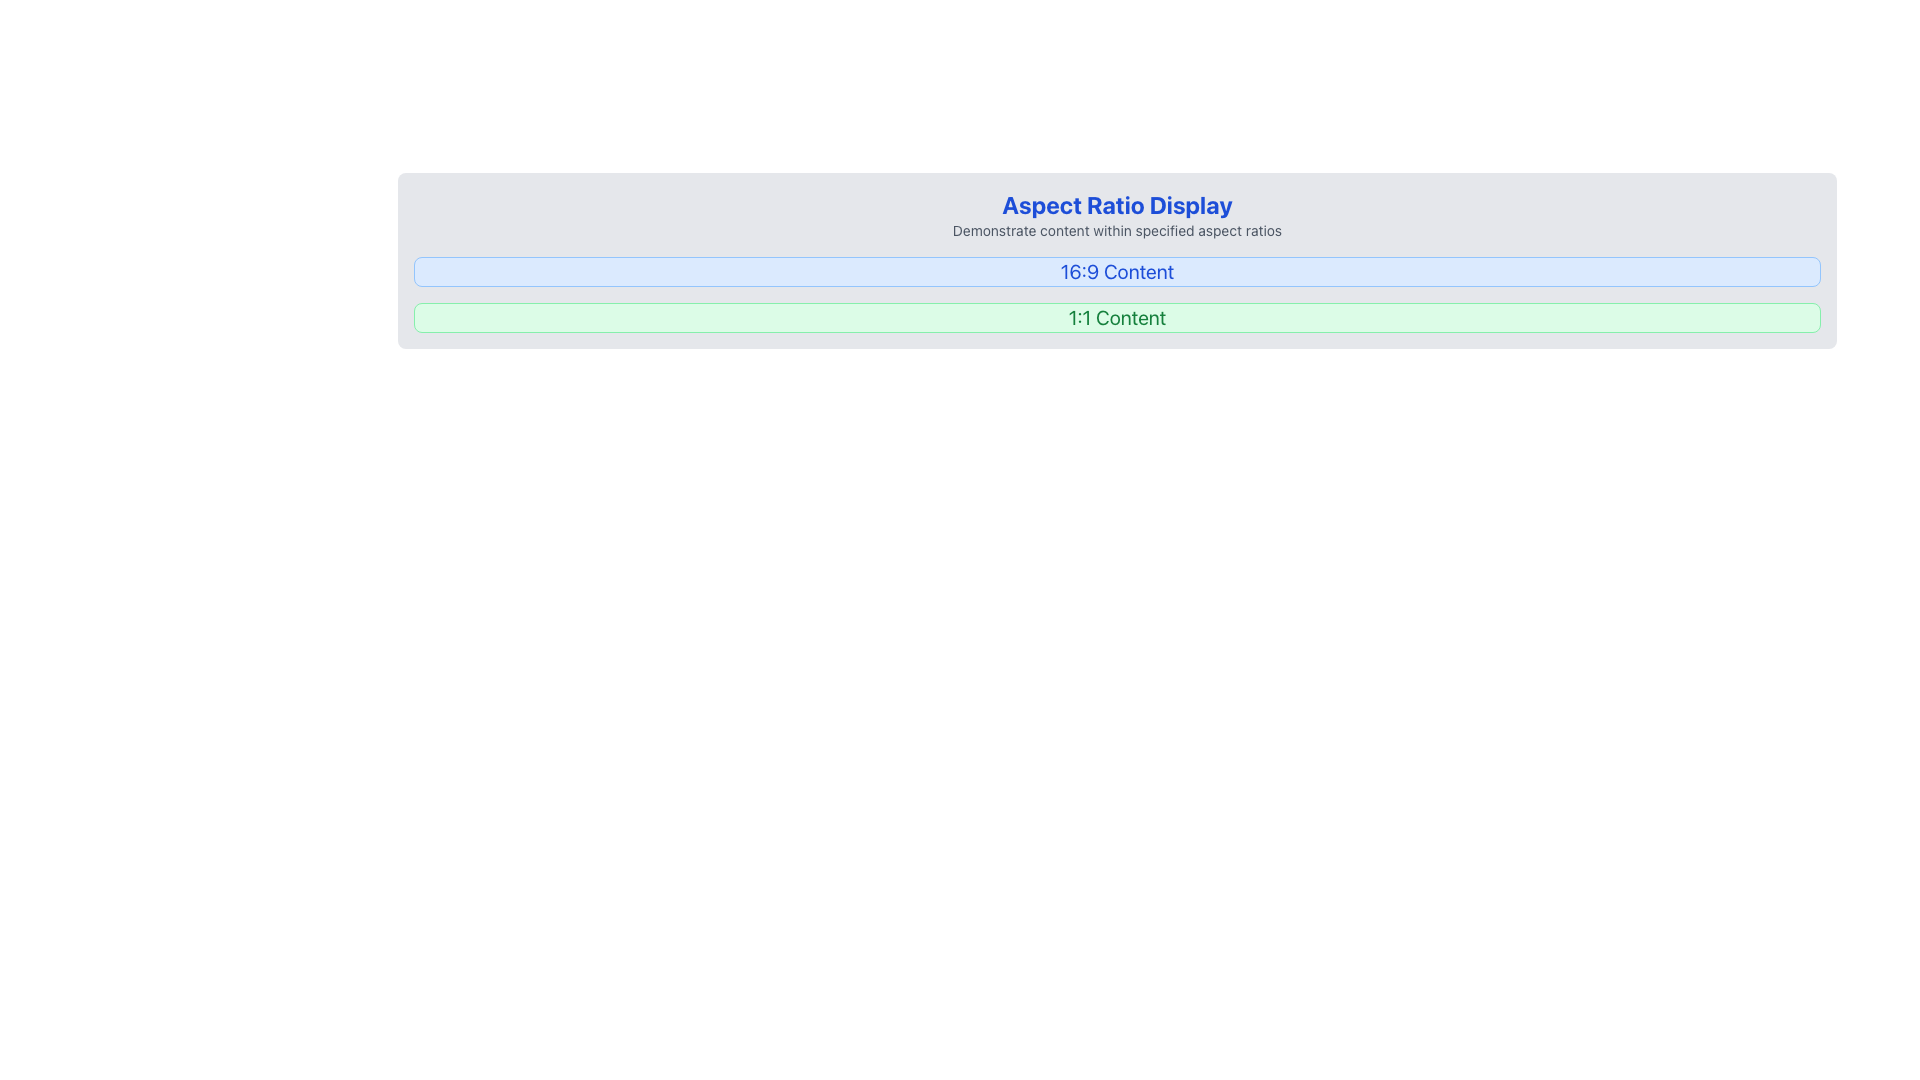 This screenshot has width=1920, height=1080. What do you see at coordinates (1116, 272) in the screenshot?
I see `the static text label reading '16:9 Content', which is styled with a larger font size and a blue color, located within the first row of the 'Aspect Ratio Display' section` at bounding box center [1116, 272].